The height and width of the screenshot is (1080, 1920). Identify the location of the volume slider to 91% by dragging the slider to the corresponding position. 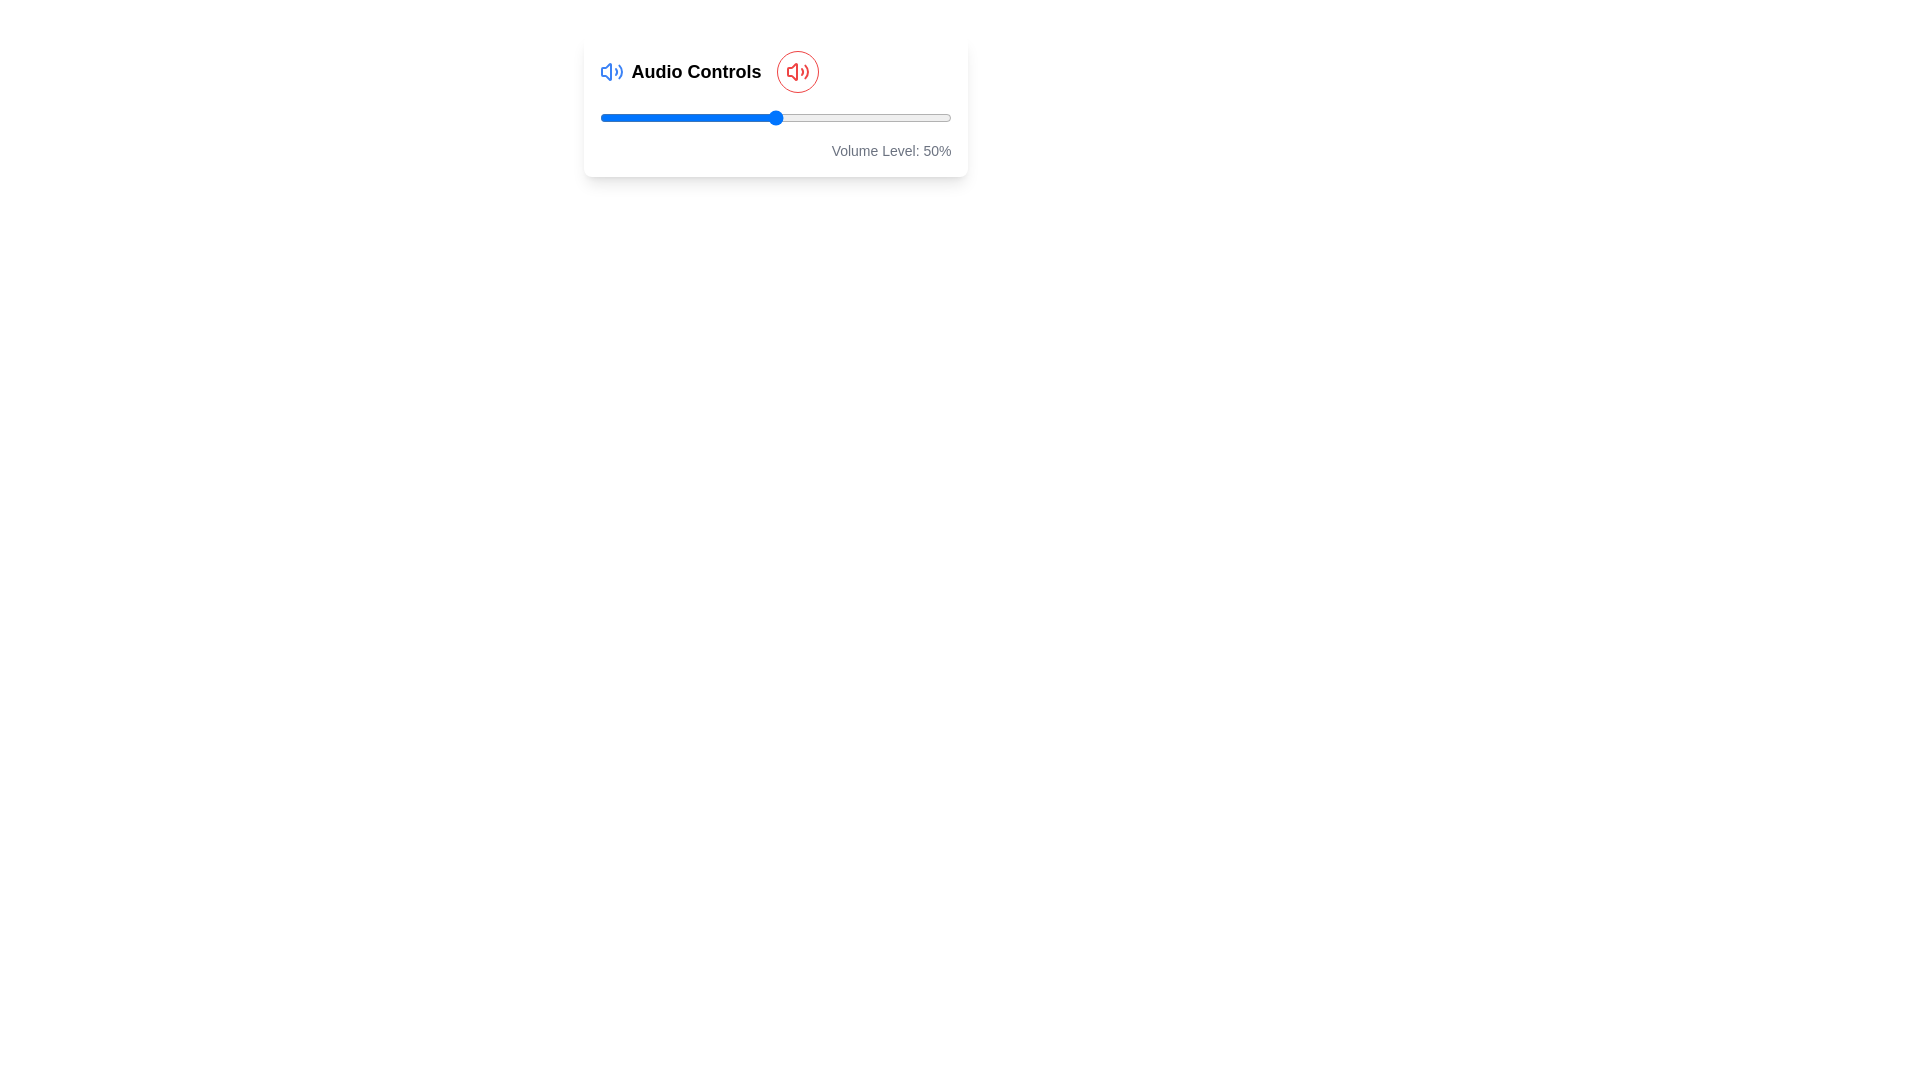
(918, 118).